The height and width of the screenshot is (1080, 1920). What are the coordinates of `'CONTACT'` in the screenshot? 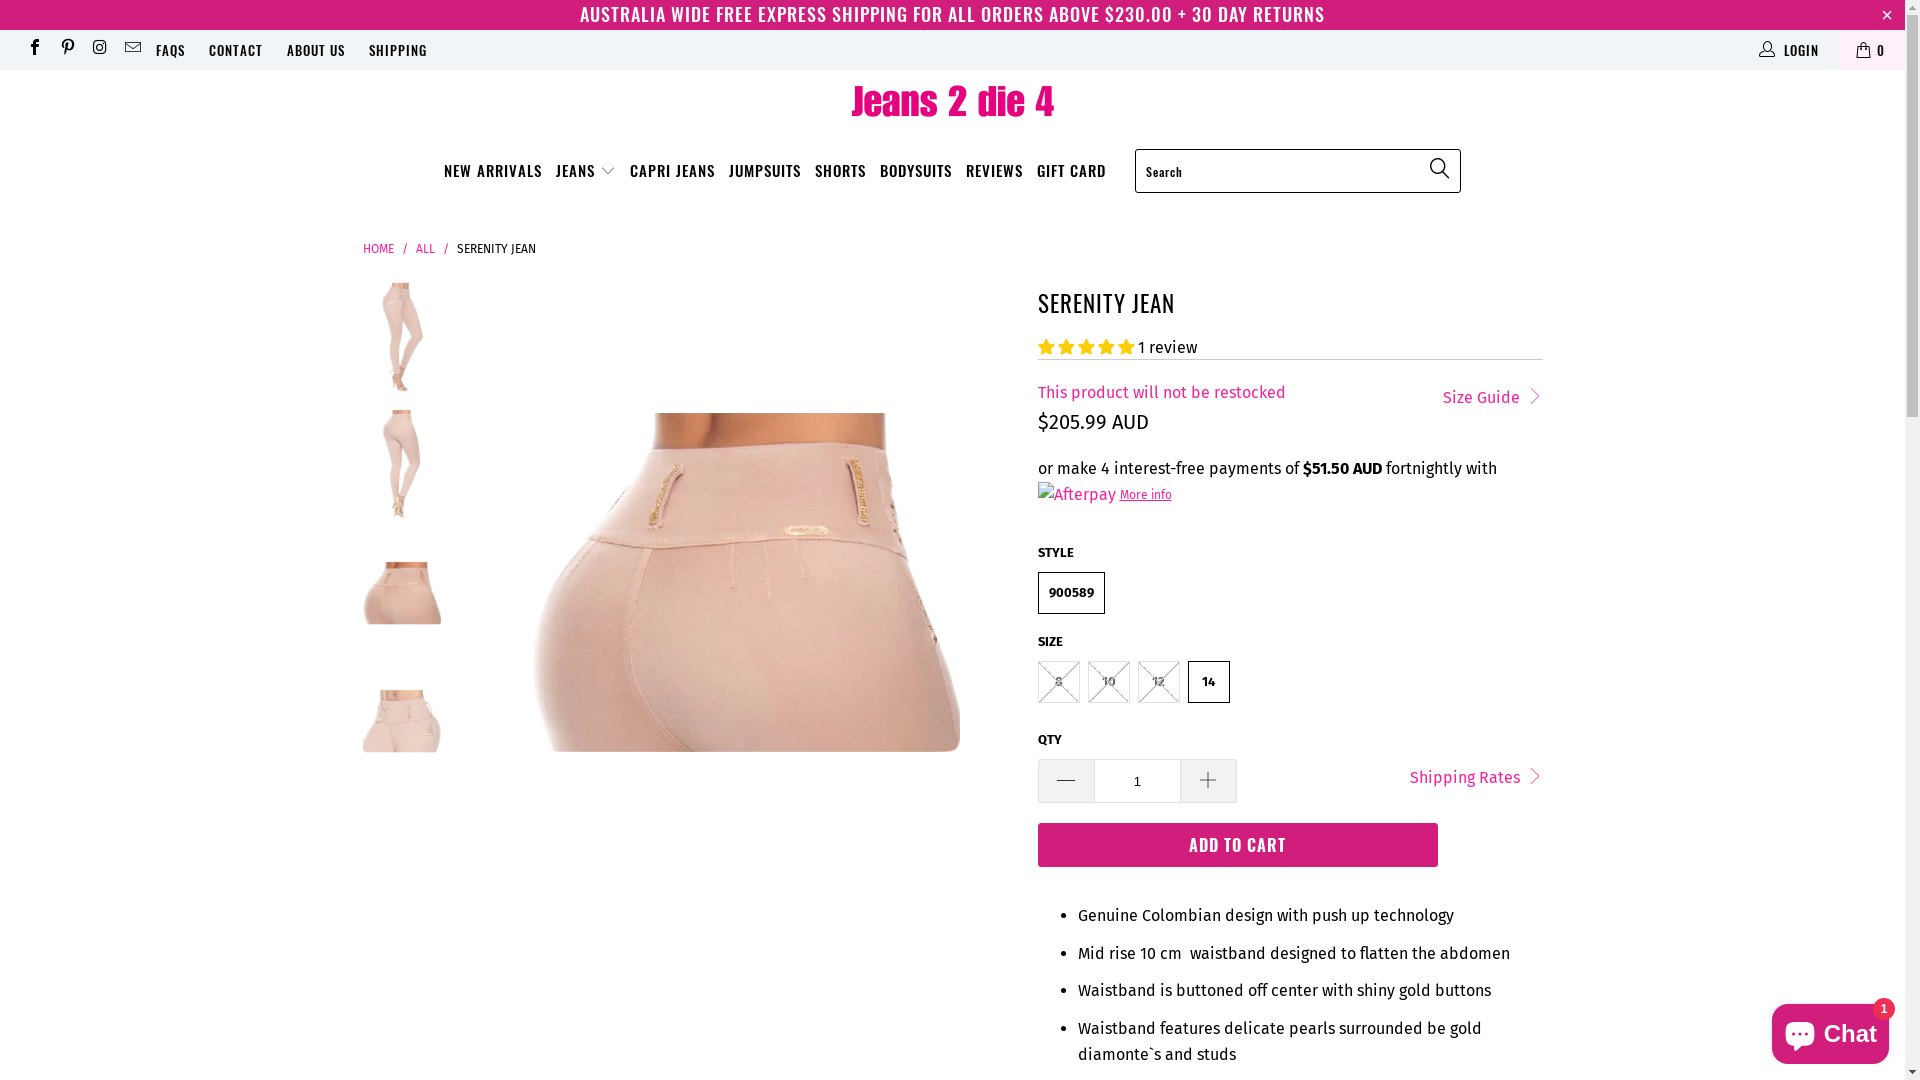 It's located at (235, 49).